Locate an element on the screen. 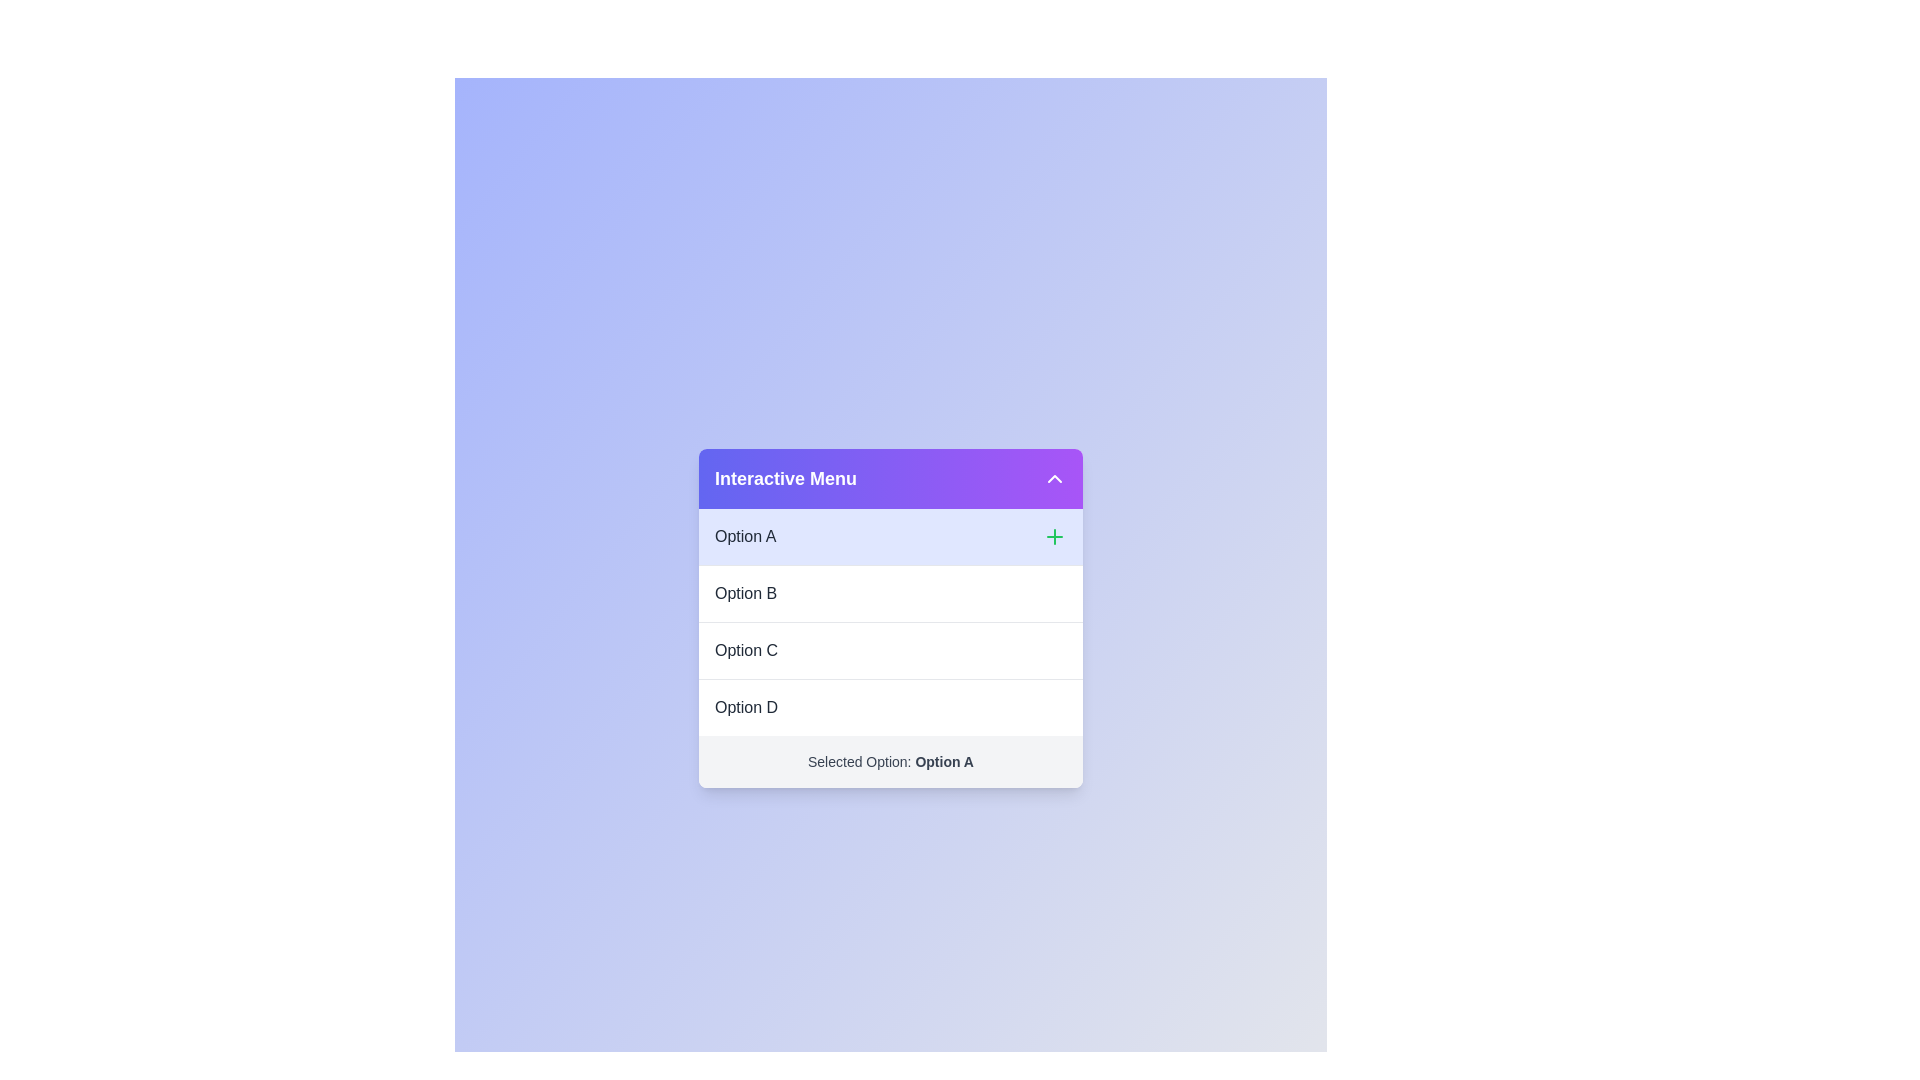 This screenshot has height=1080, width=1920. the option Option C from the menu is located at coordinates (890, 650).